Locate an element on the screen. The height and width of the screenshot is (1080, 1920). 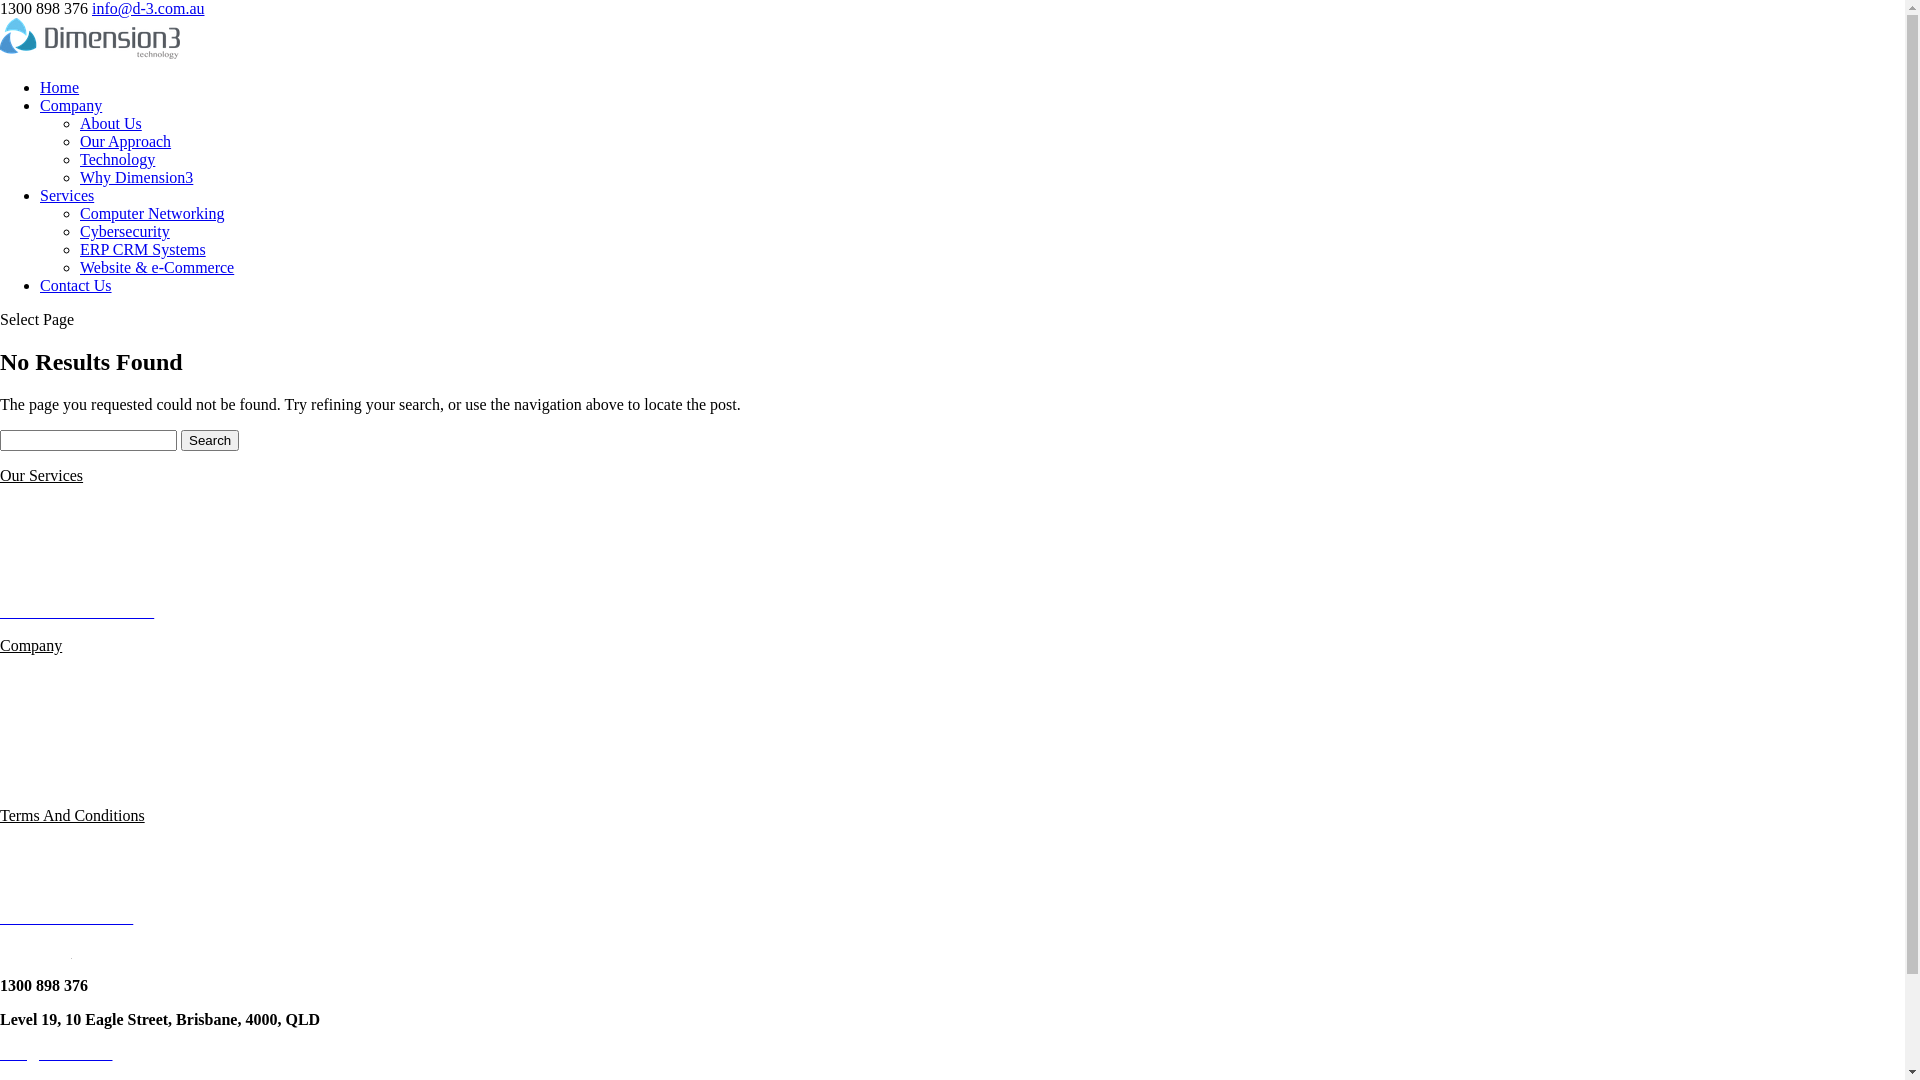
'info@d-3.com.au' is located at coordinates (147, 8).